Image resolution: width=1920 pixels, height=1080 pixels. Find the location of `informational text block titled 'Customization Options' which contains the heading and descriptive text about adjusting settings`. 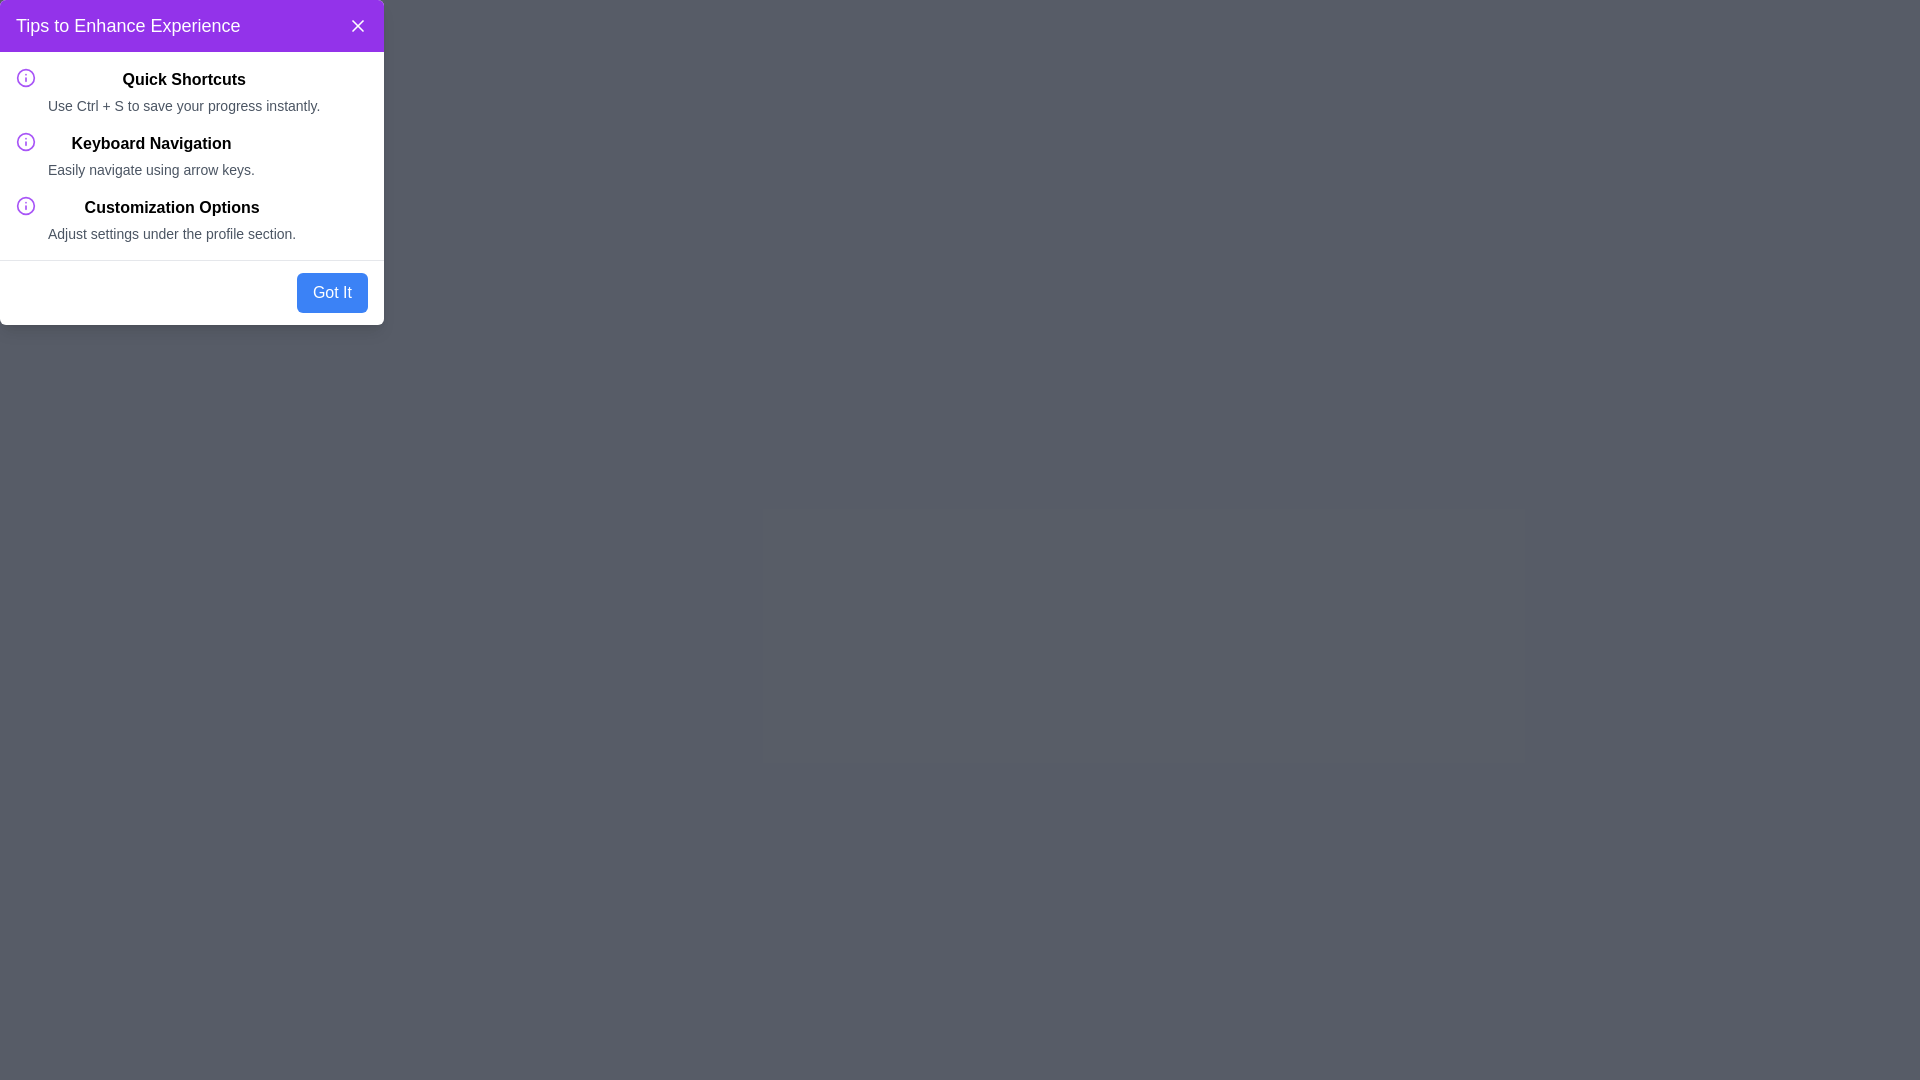

informational text block titled 'Customization Options' which contains the heading and descriptive text about adjusting settings is located at coordinates (172, 219).